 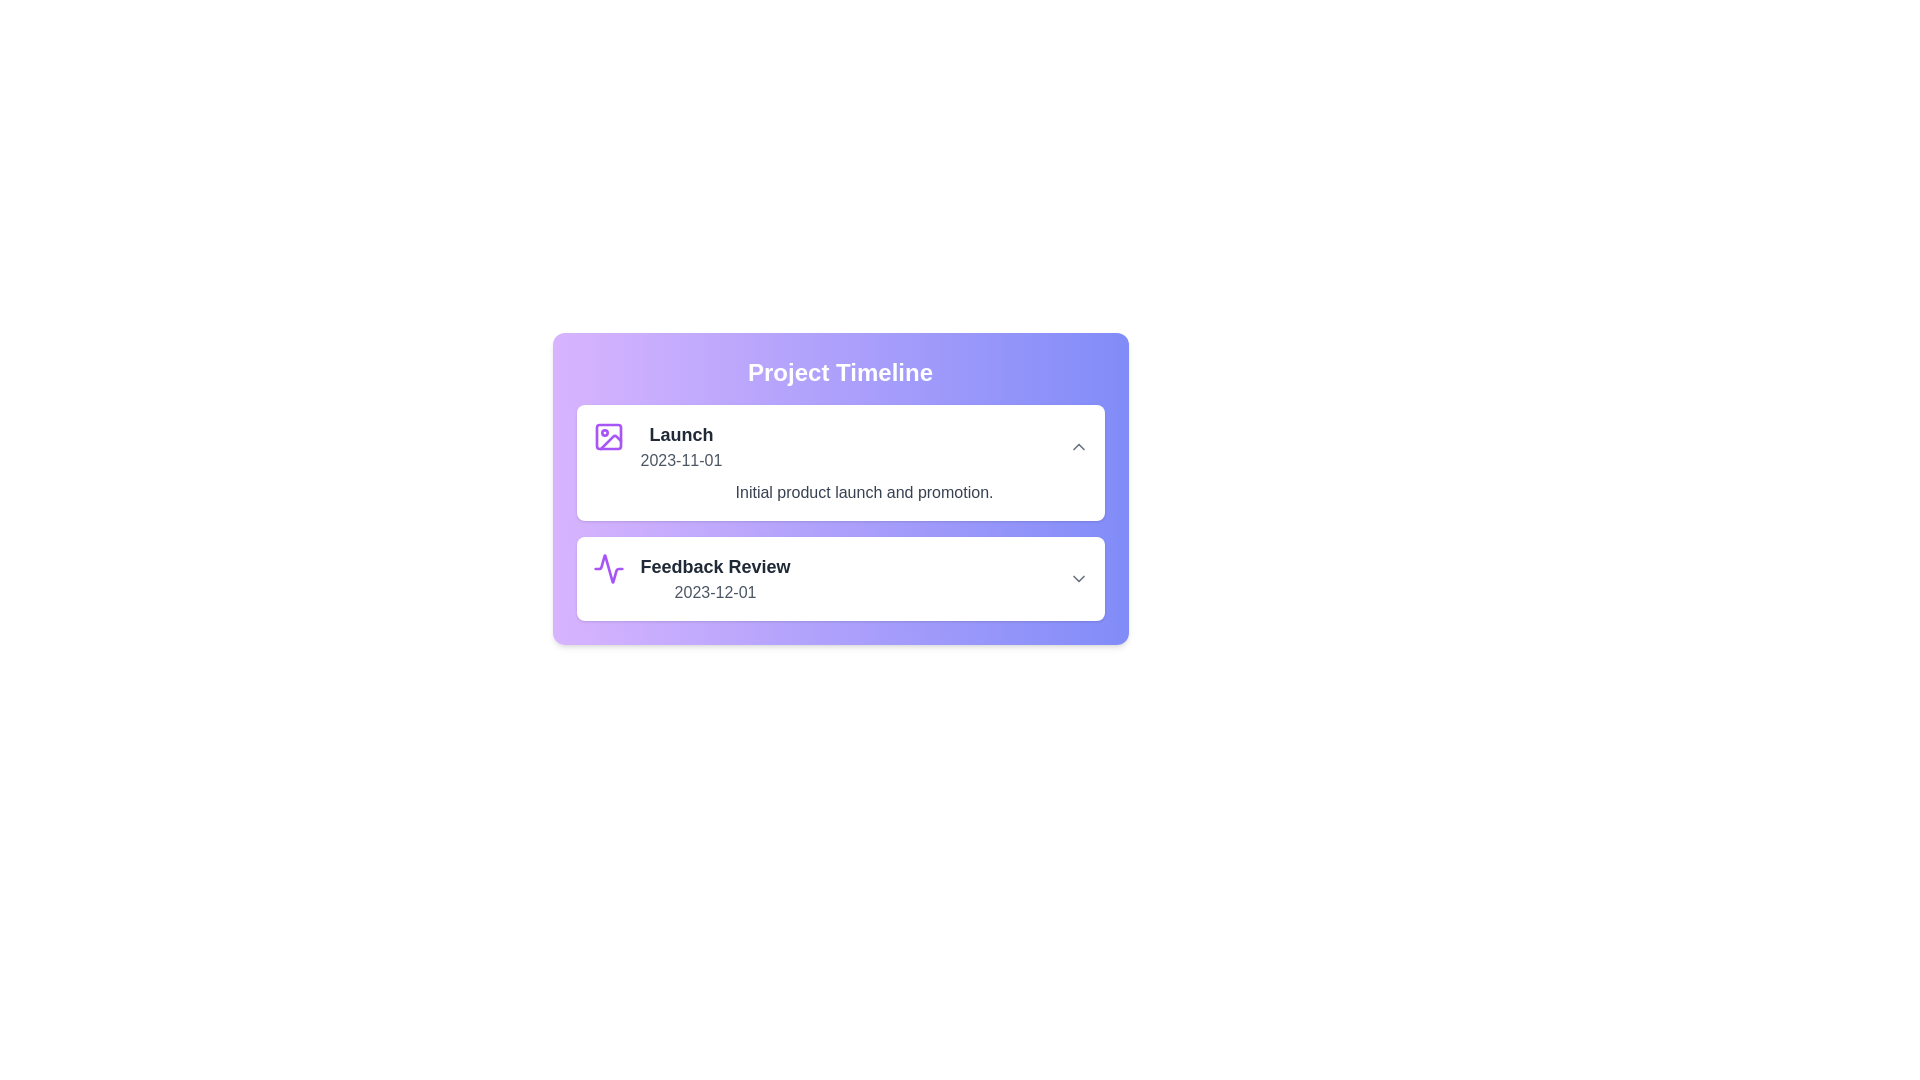 What do you see at coordinates (864, 493) in the screenshot?
I see `the static text label that reads 'Initial product launch and promotion.' positioned below the 'Launch' heading in the Project Timeline card` at bounding box center [864, 493].